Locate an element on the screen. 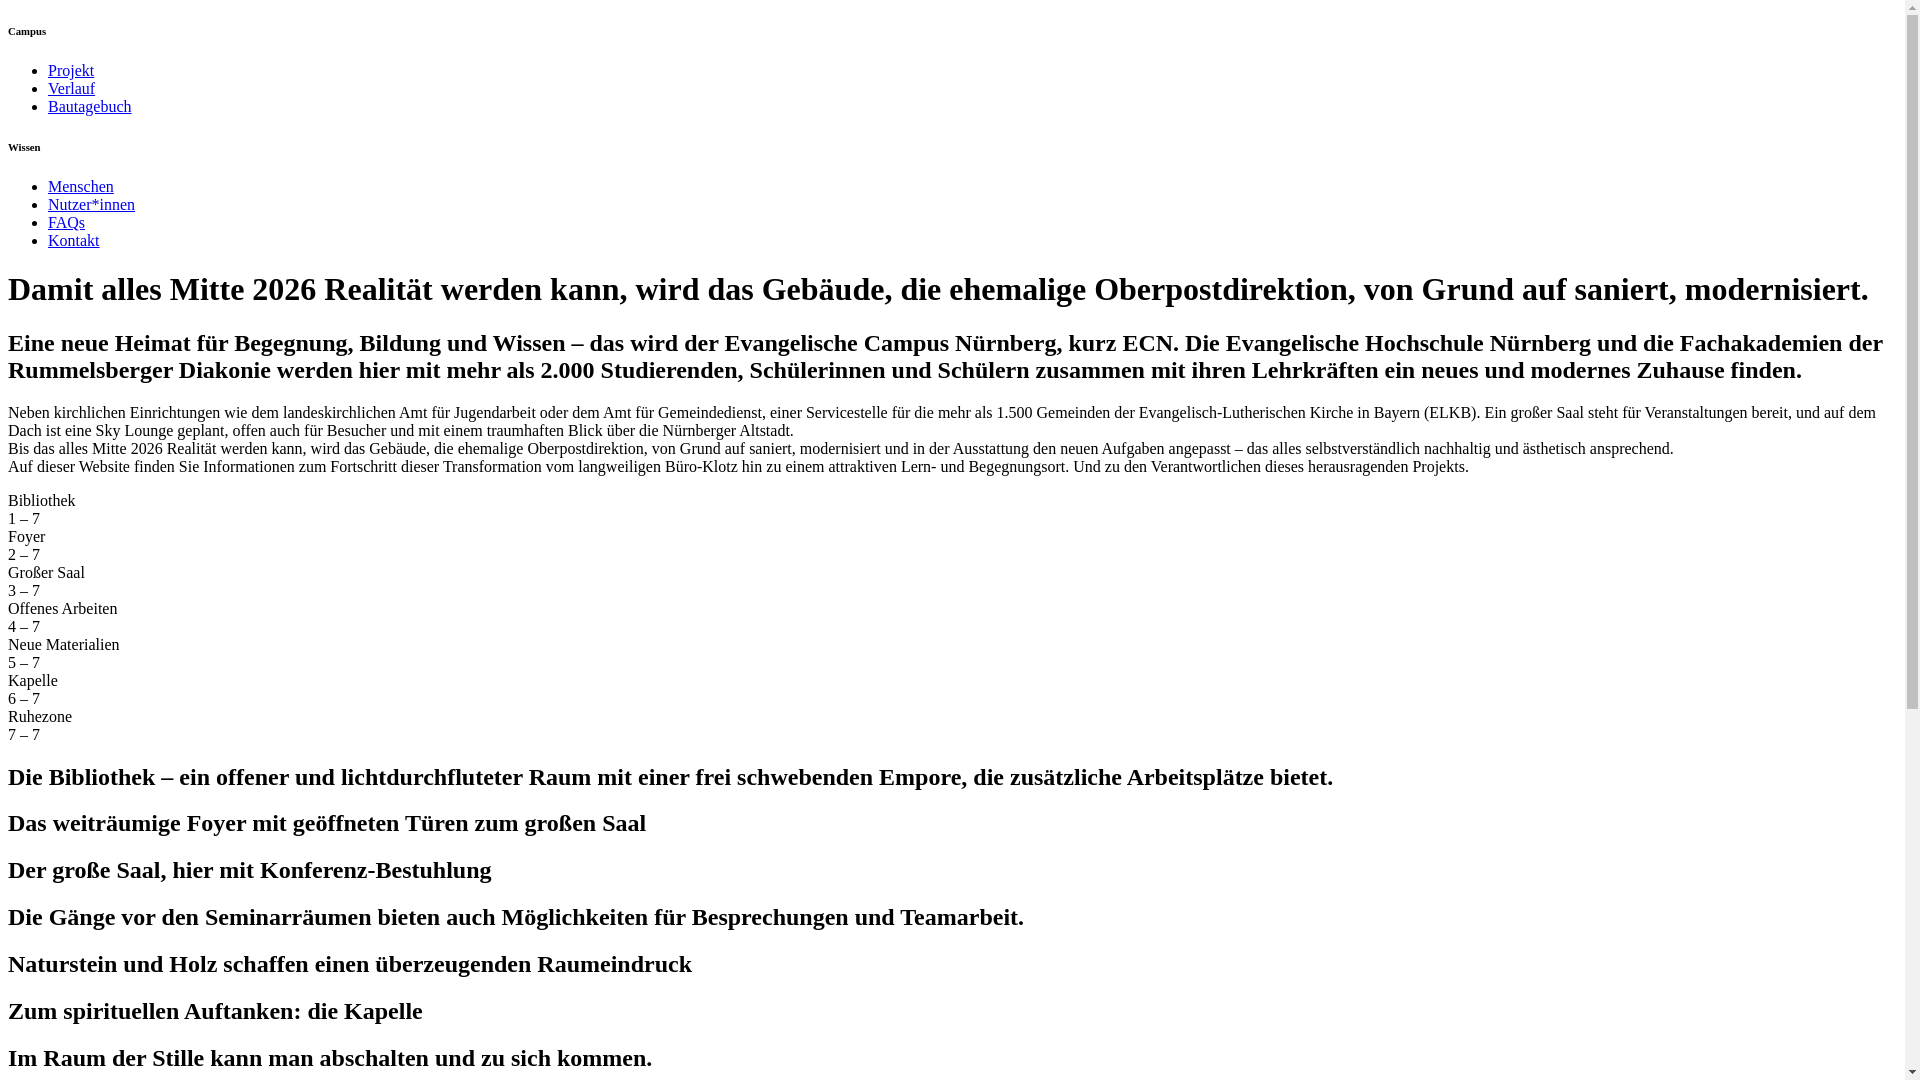  'Verlauf' is located at coordinates (71, 87).